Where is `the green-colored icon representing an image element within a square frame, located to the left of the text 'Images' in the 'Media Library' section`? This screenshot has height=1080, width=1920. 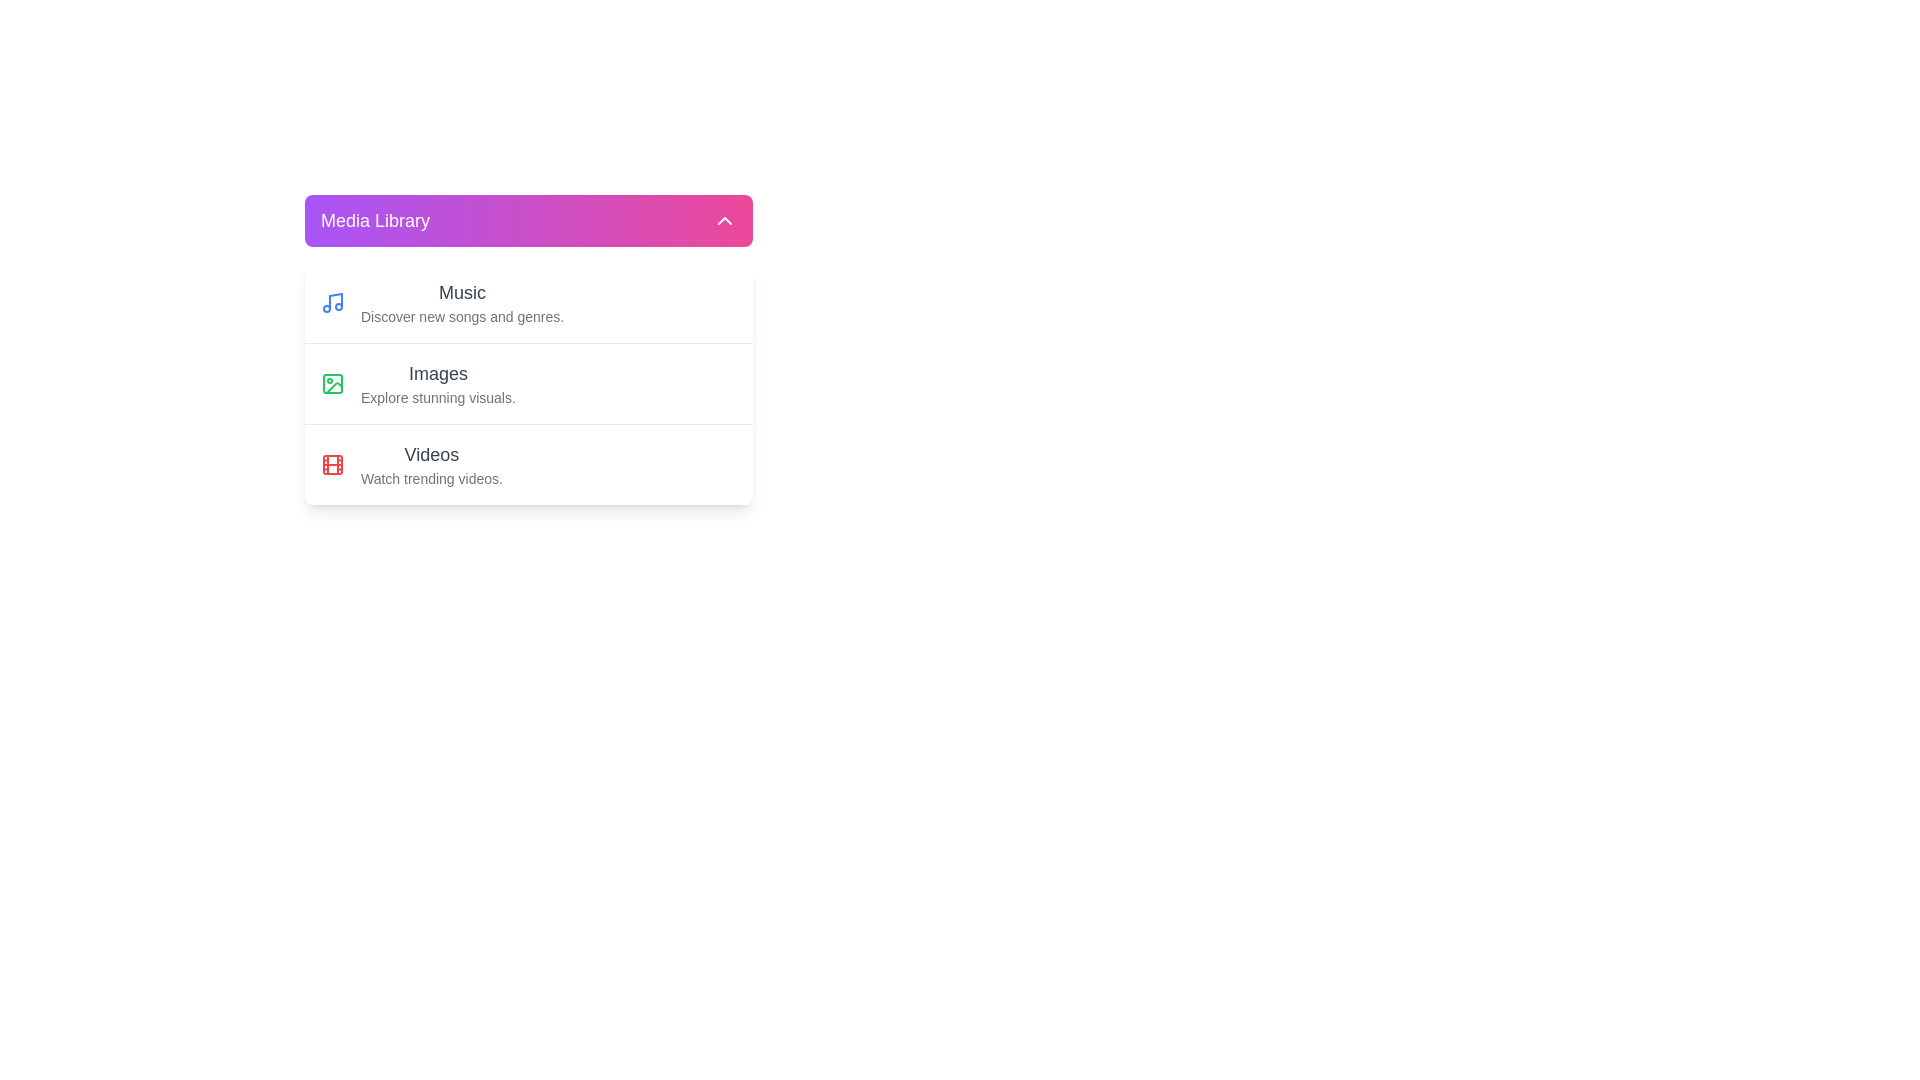 the green-colored icon representing an image element within a square frame, located to the left of the text 'Images' in the 'Media Library' section is located at coordinates (332, 384).